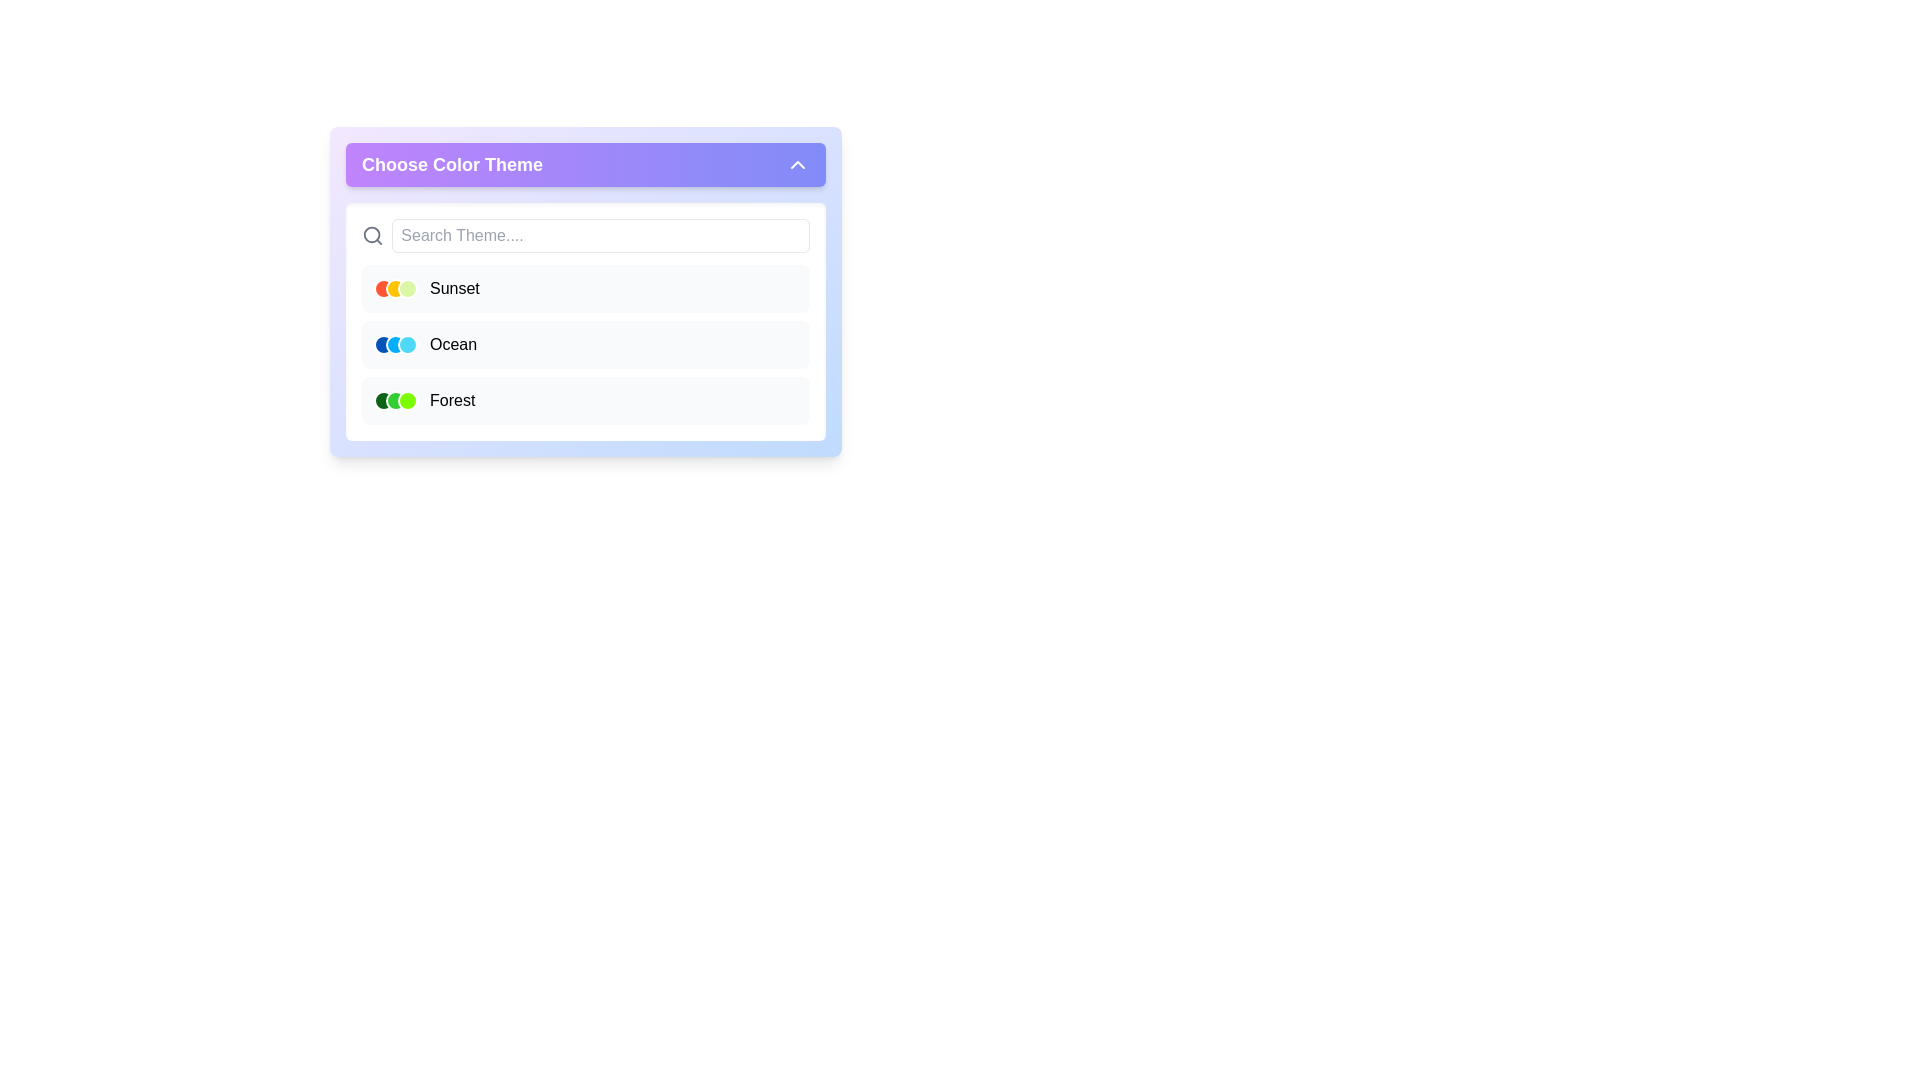 The image size is (1920, 1080). I want to click on to select the 'Sunset' theme from the dropdown menu titled 'Choose Color Theme', which includes colored circular indicators and the text 'Sunset', so click(425, 289).